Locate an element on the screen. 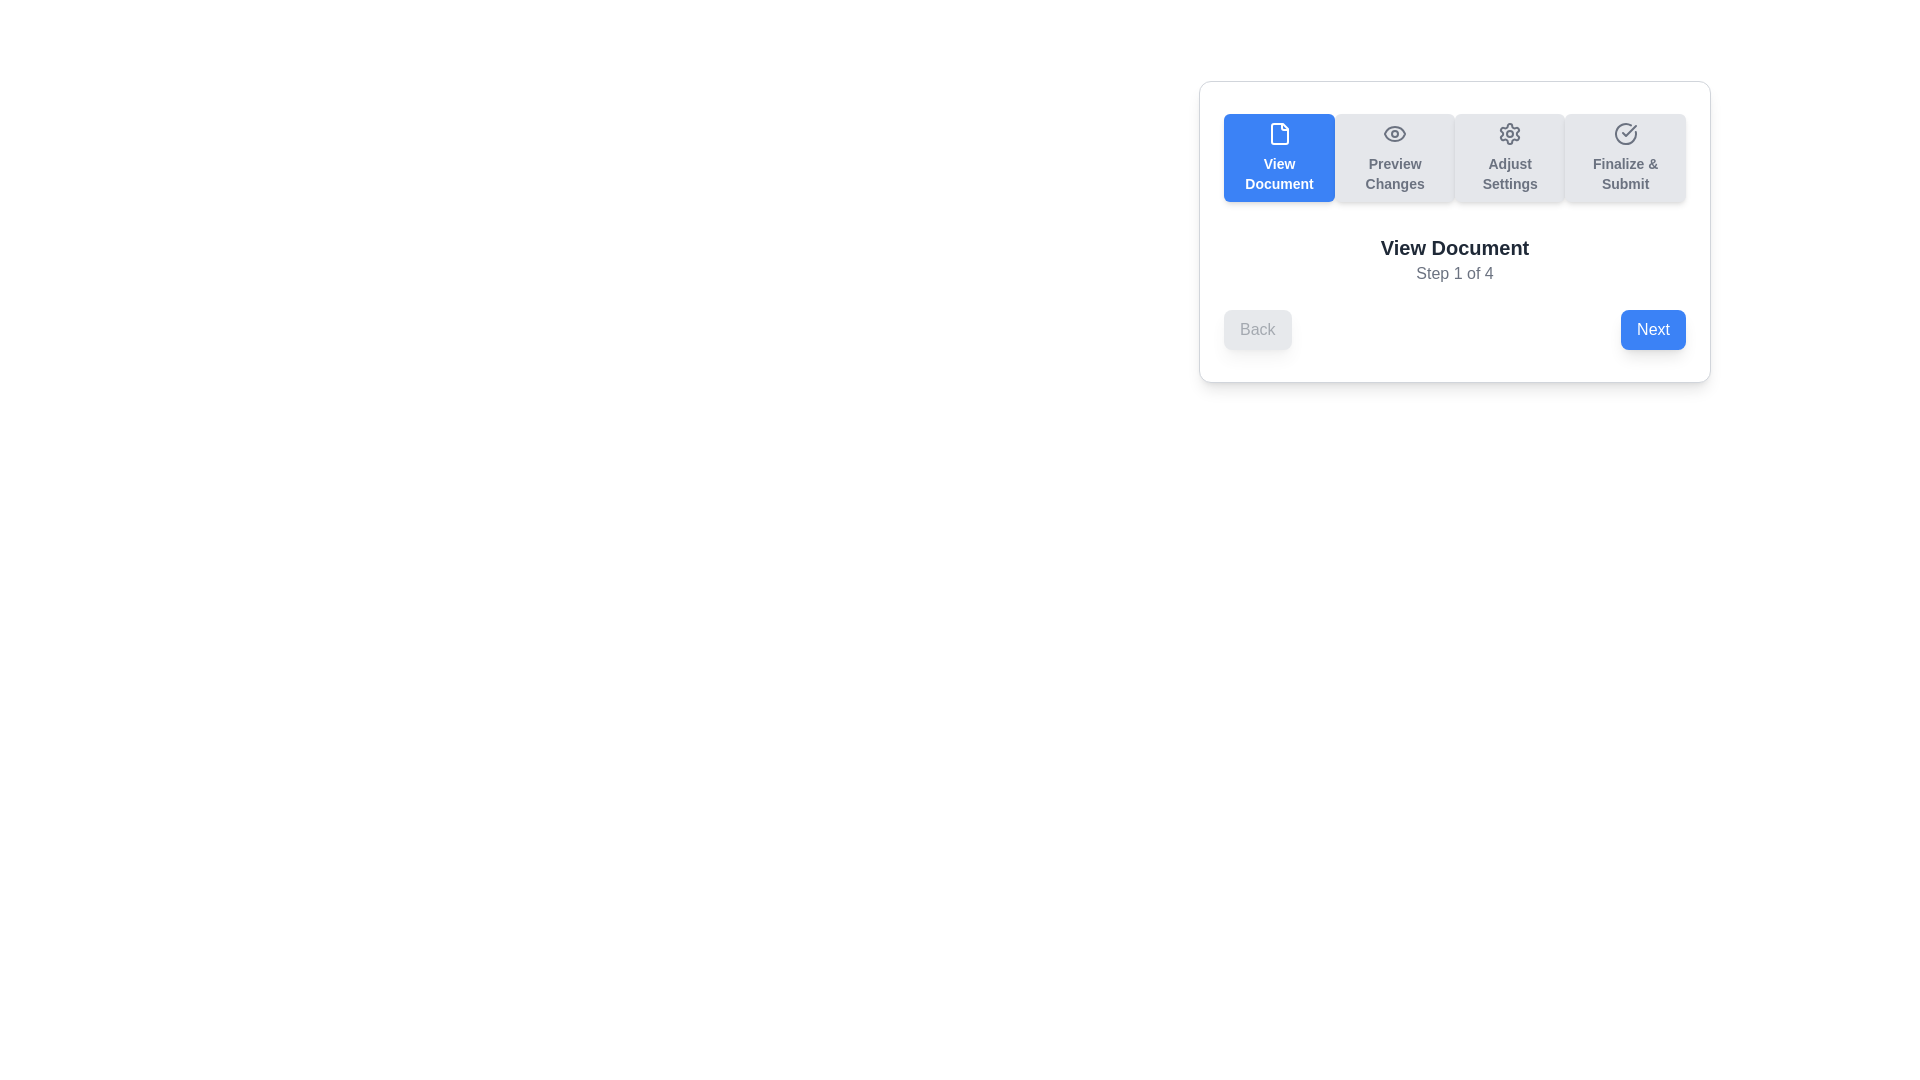  the button corresponding to Adjust Settings is located at coordinates (1510, 157).